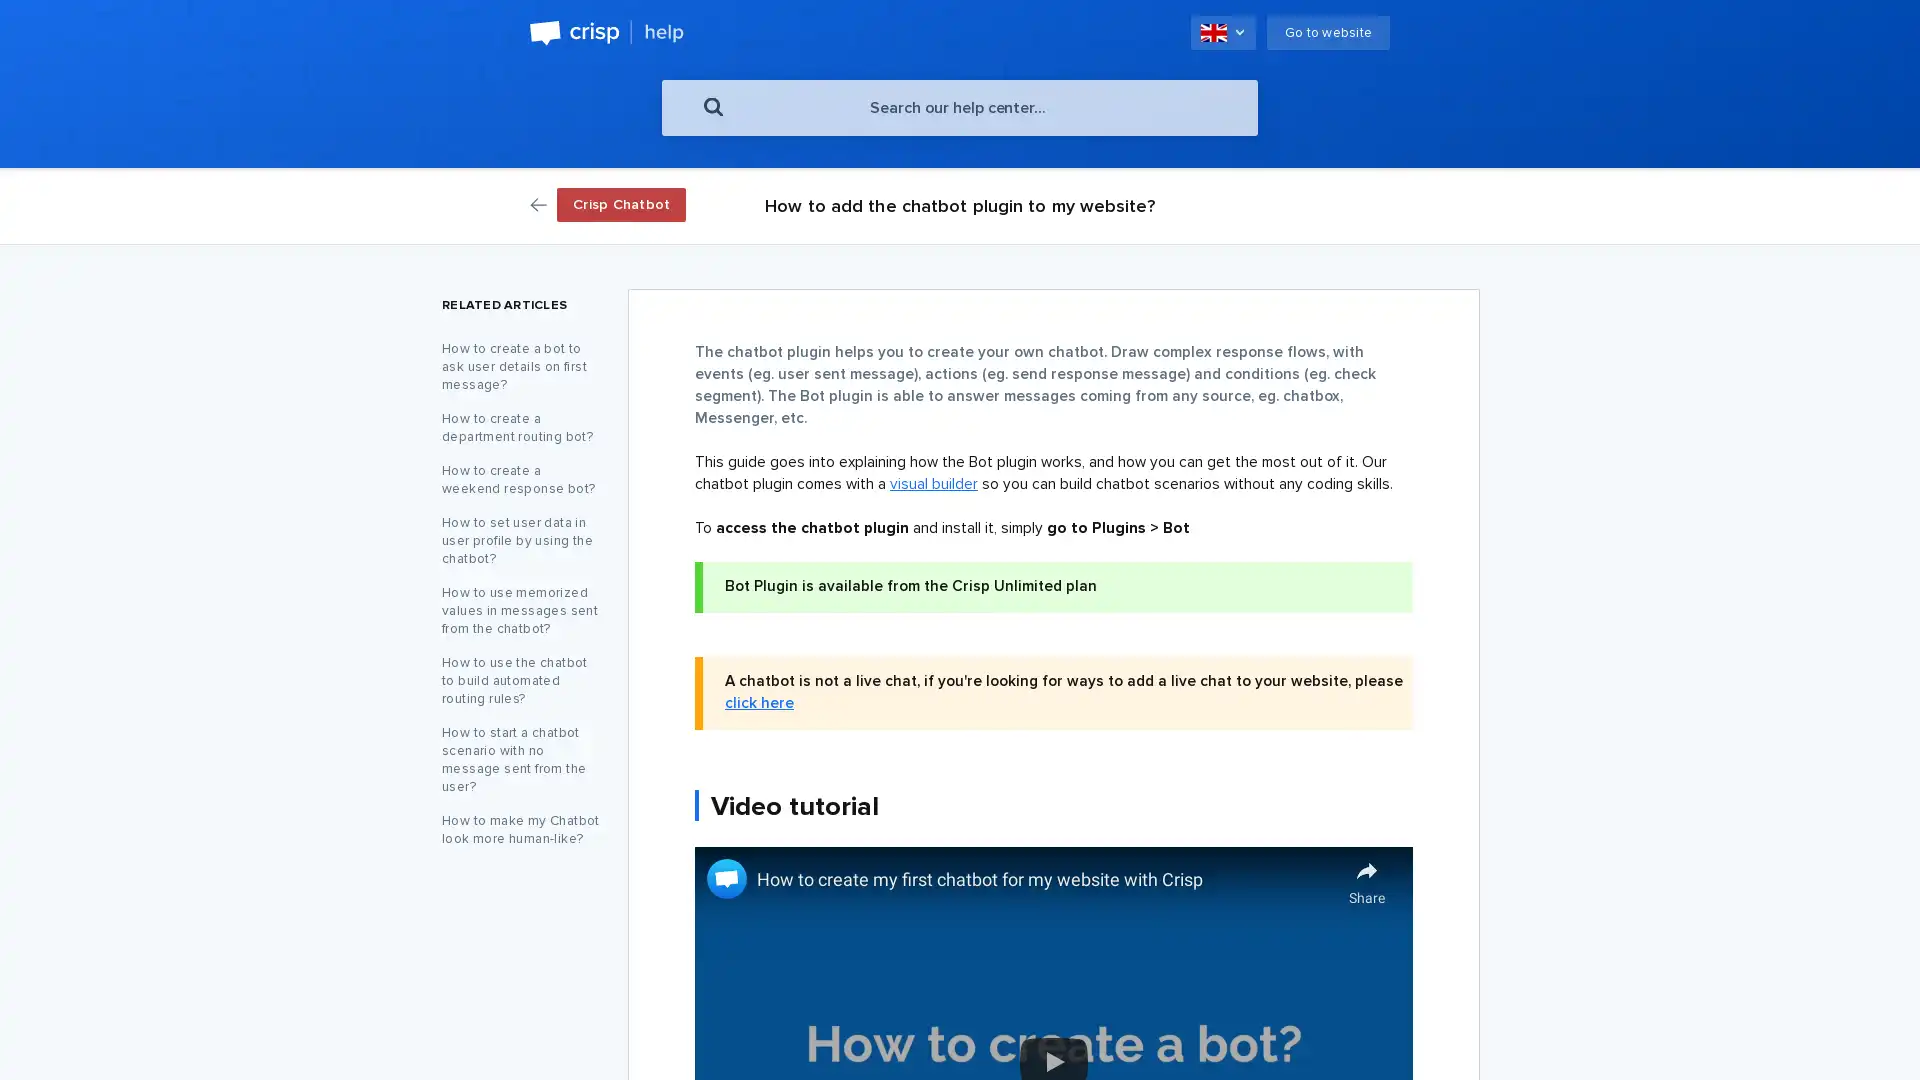 This screenshot has width=1920, height=1080. Describe the element at coordinates (1865, 1029) in the screenshot. I see `Questions? Chat with us! Support is online. Chat with Crisp Team` at that location.